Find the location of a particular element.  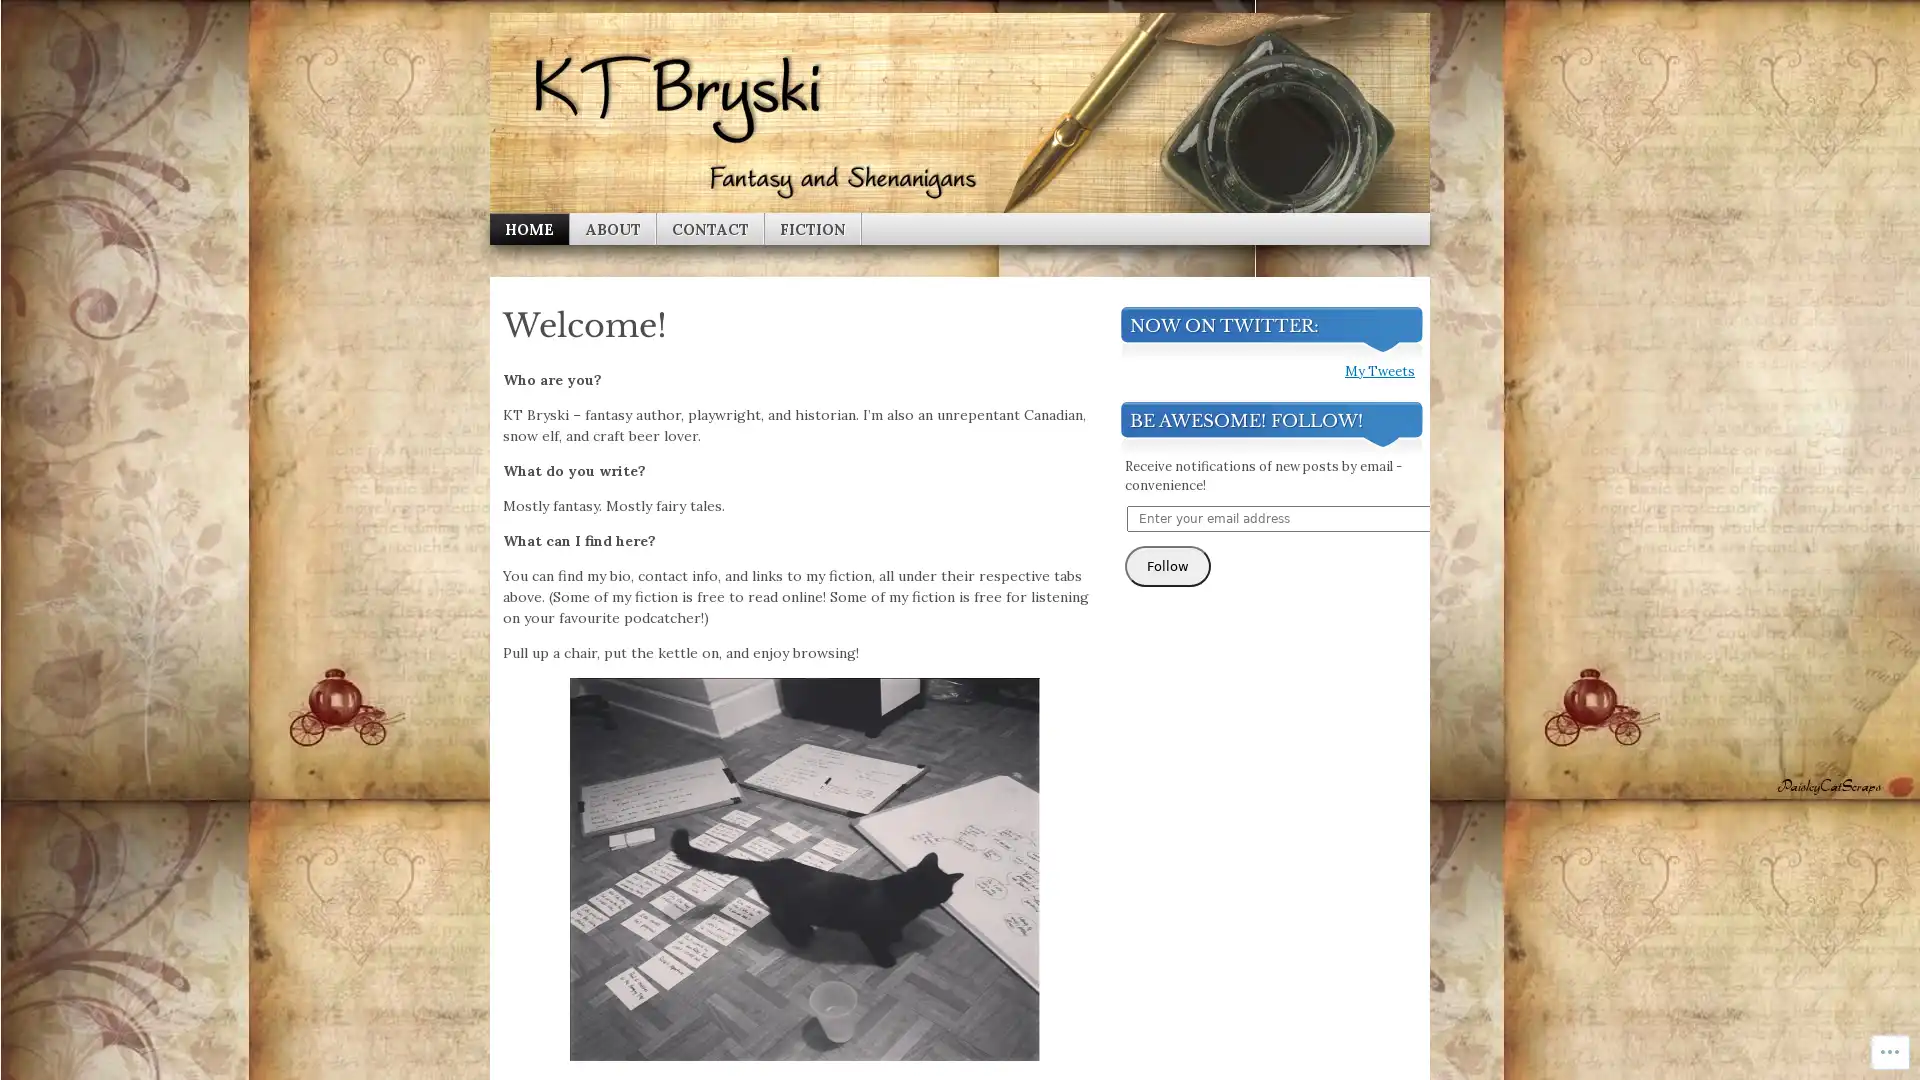

Follow is located at coordinates (1167, 871).